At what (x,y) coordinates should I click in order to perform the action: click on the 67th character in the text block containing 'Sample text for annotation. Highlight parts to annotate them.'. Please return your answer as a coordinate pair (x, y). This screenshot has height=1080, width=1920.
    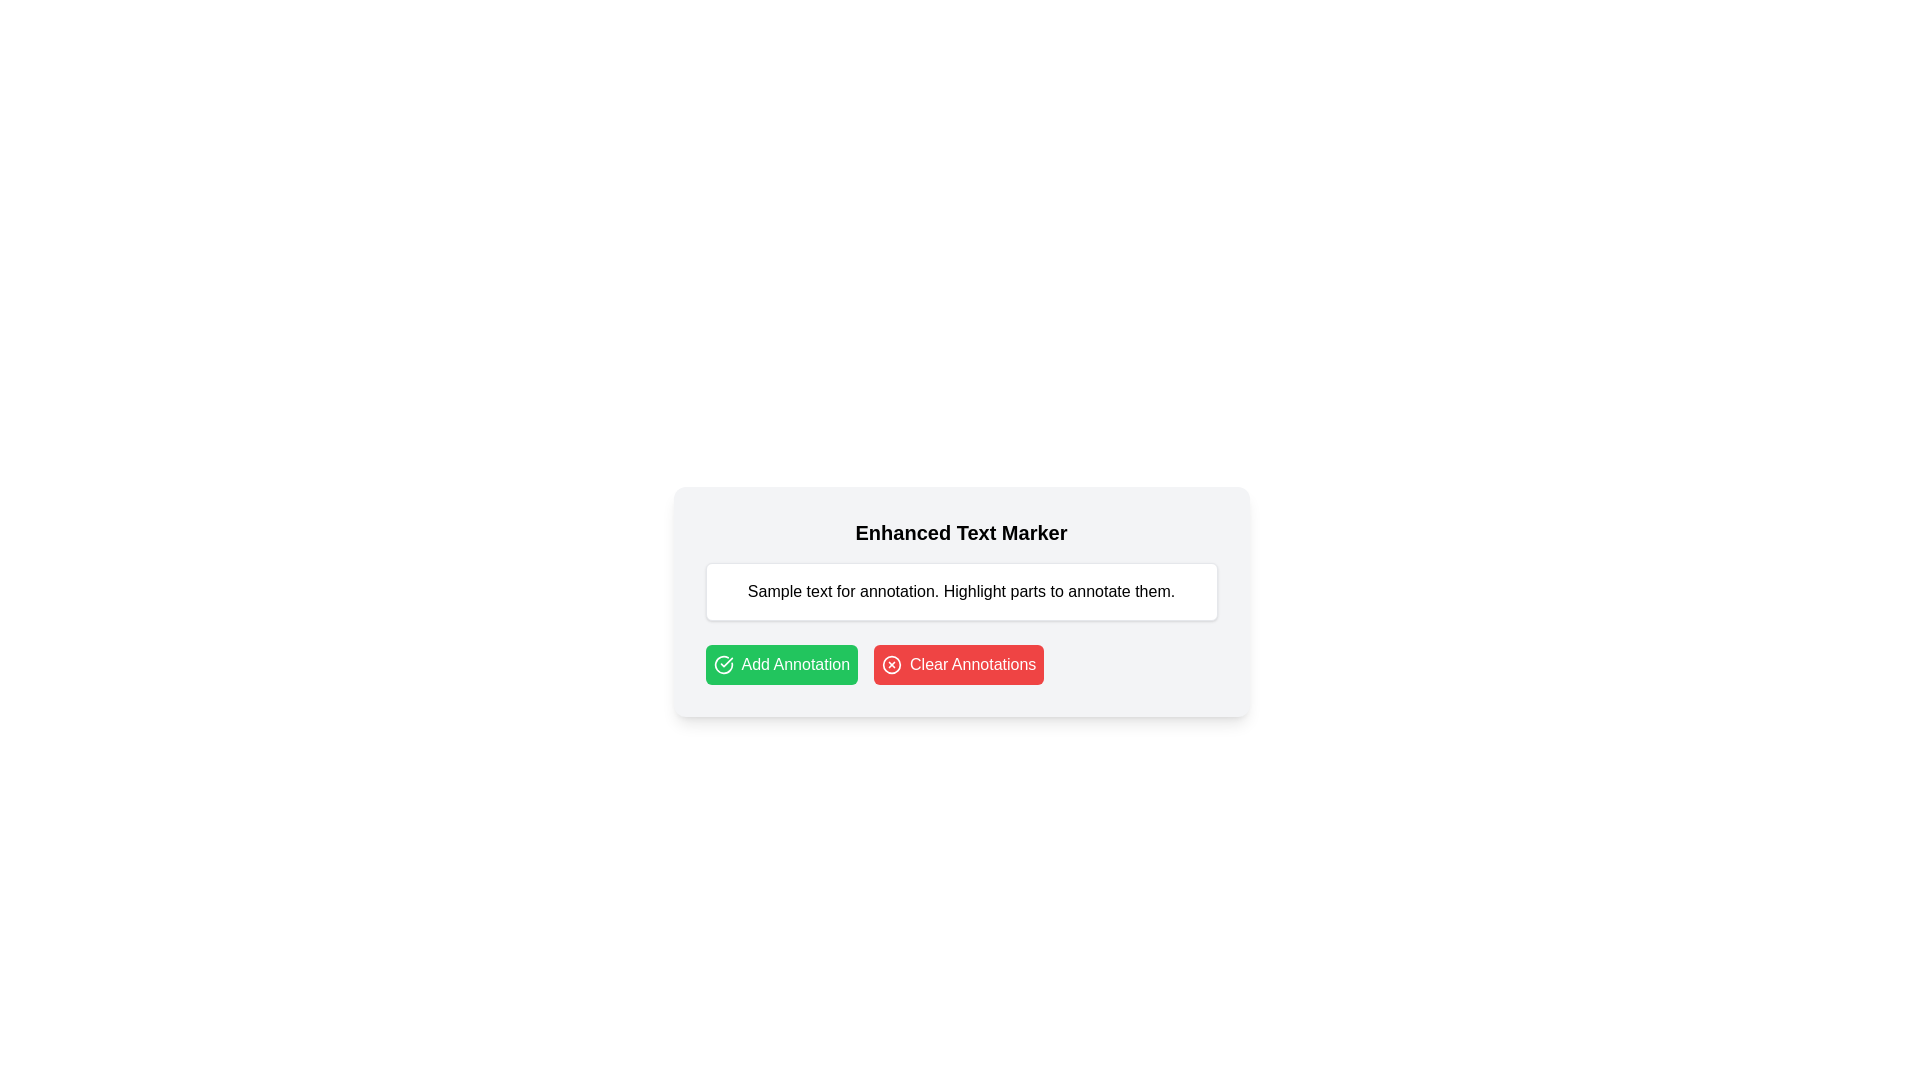
    Looking at the image, I should click on (1051, 590).